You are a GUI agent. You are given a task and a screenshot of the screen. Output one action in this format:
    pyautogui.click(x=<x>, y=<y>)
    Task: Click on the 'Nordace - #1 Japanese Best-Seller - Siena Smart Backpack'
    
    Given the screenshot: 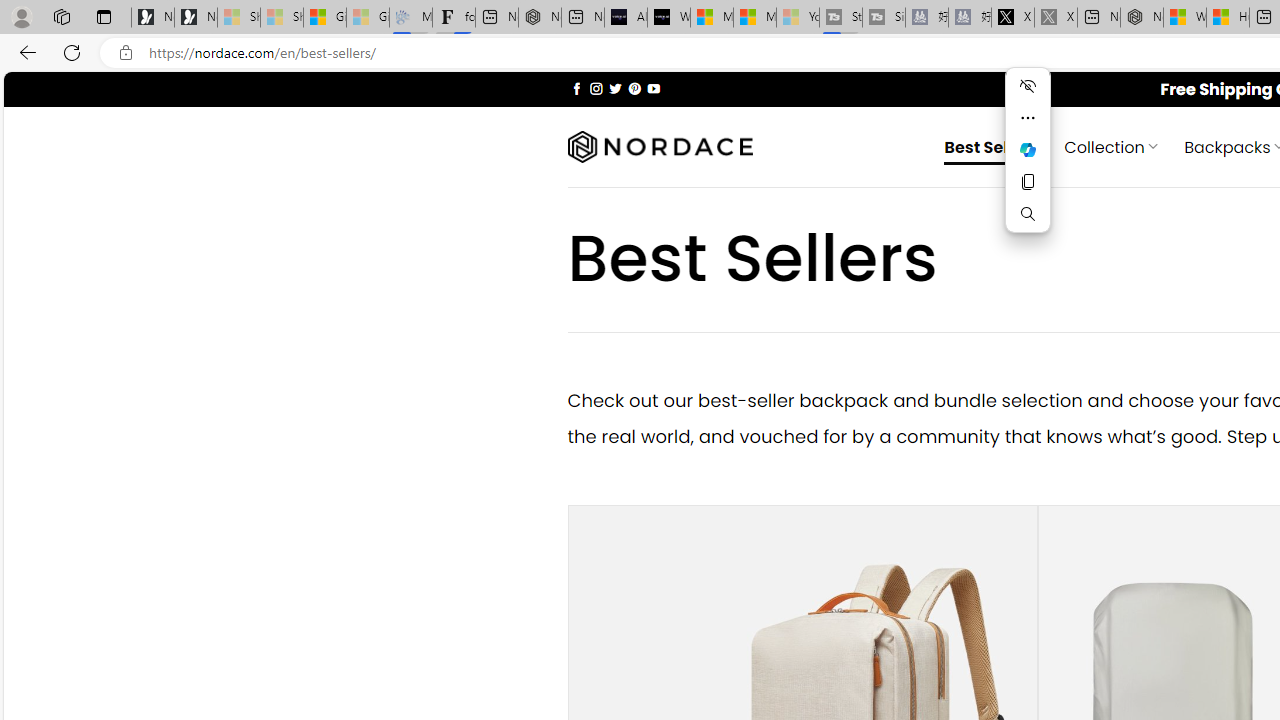 What is the action you would take?
    pyautogui.click(x=539, y=17)
    